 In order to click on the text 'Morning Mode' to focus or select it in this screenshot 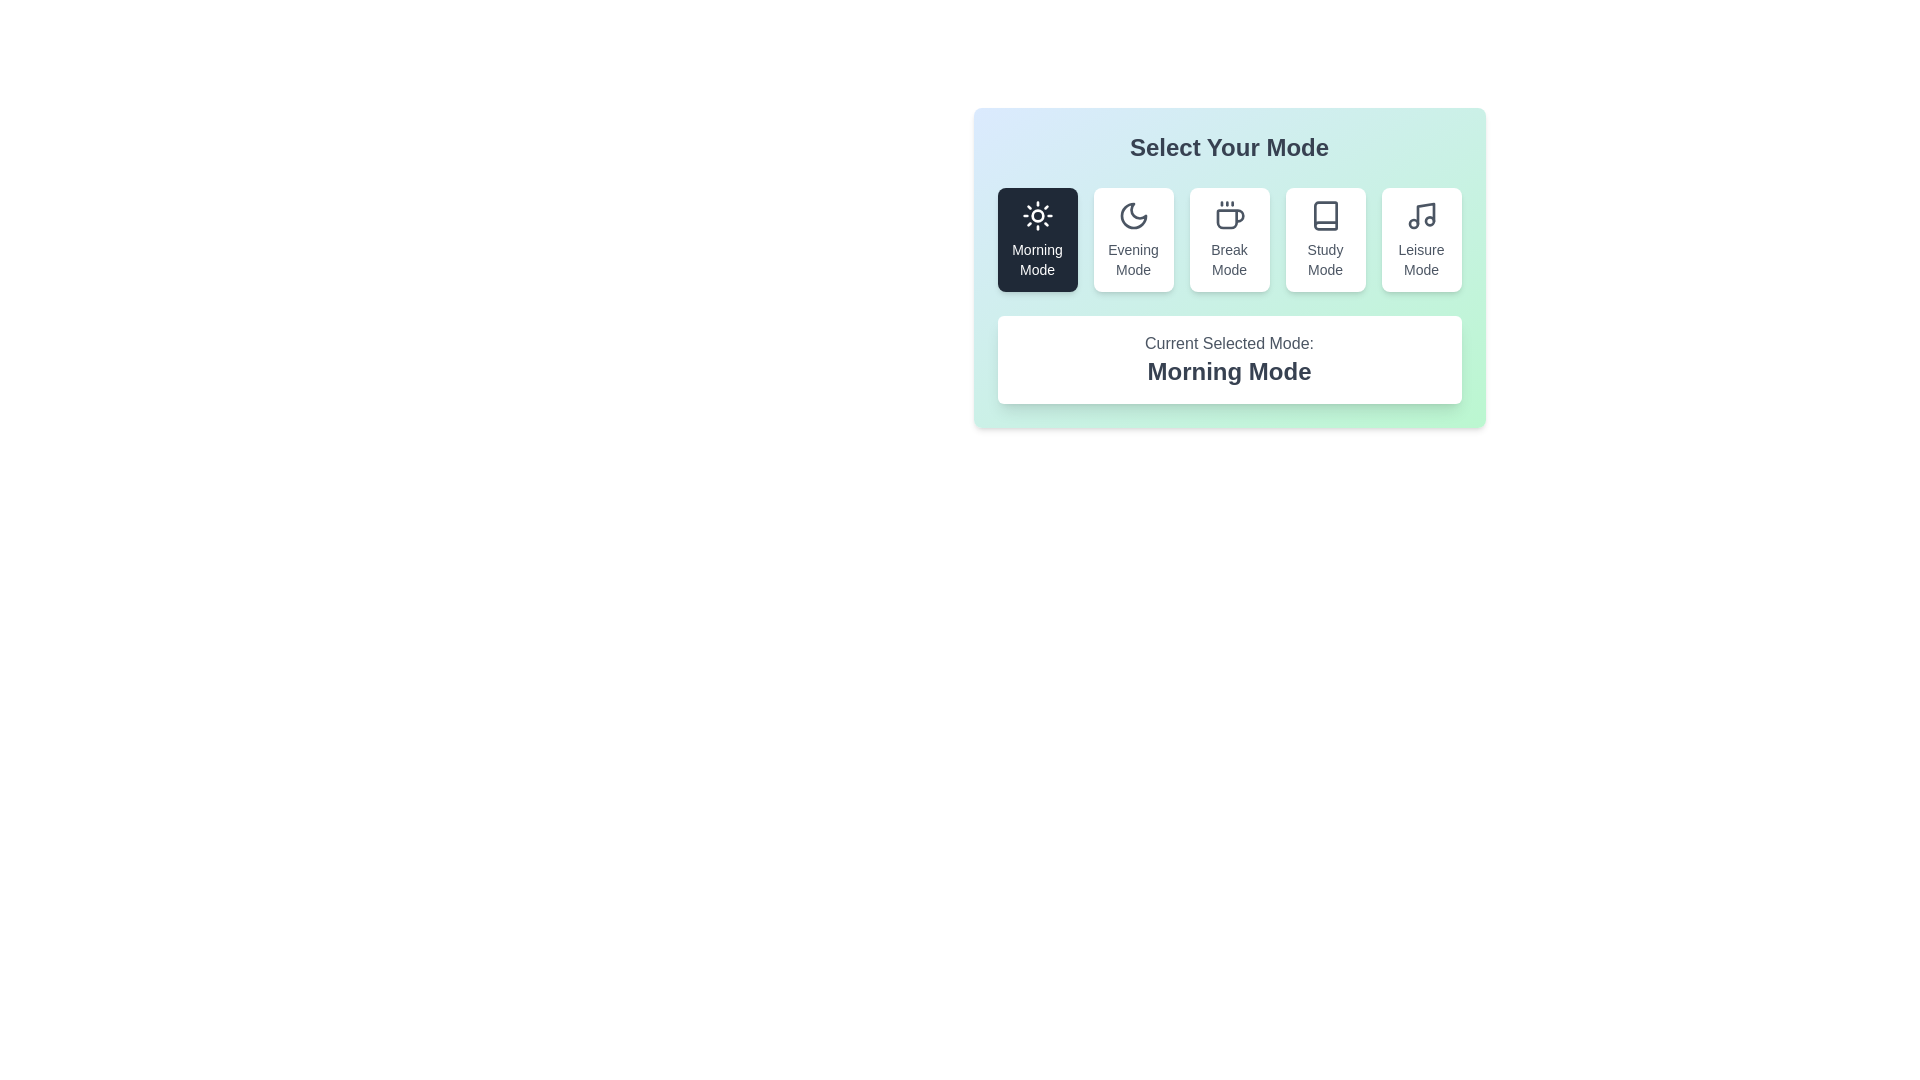, I will do `click(1037, 258)`.